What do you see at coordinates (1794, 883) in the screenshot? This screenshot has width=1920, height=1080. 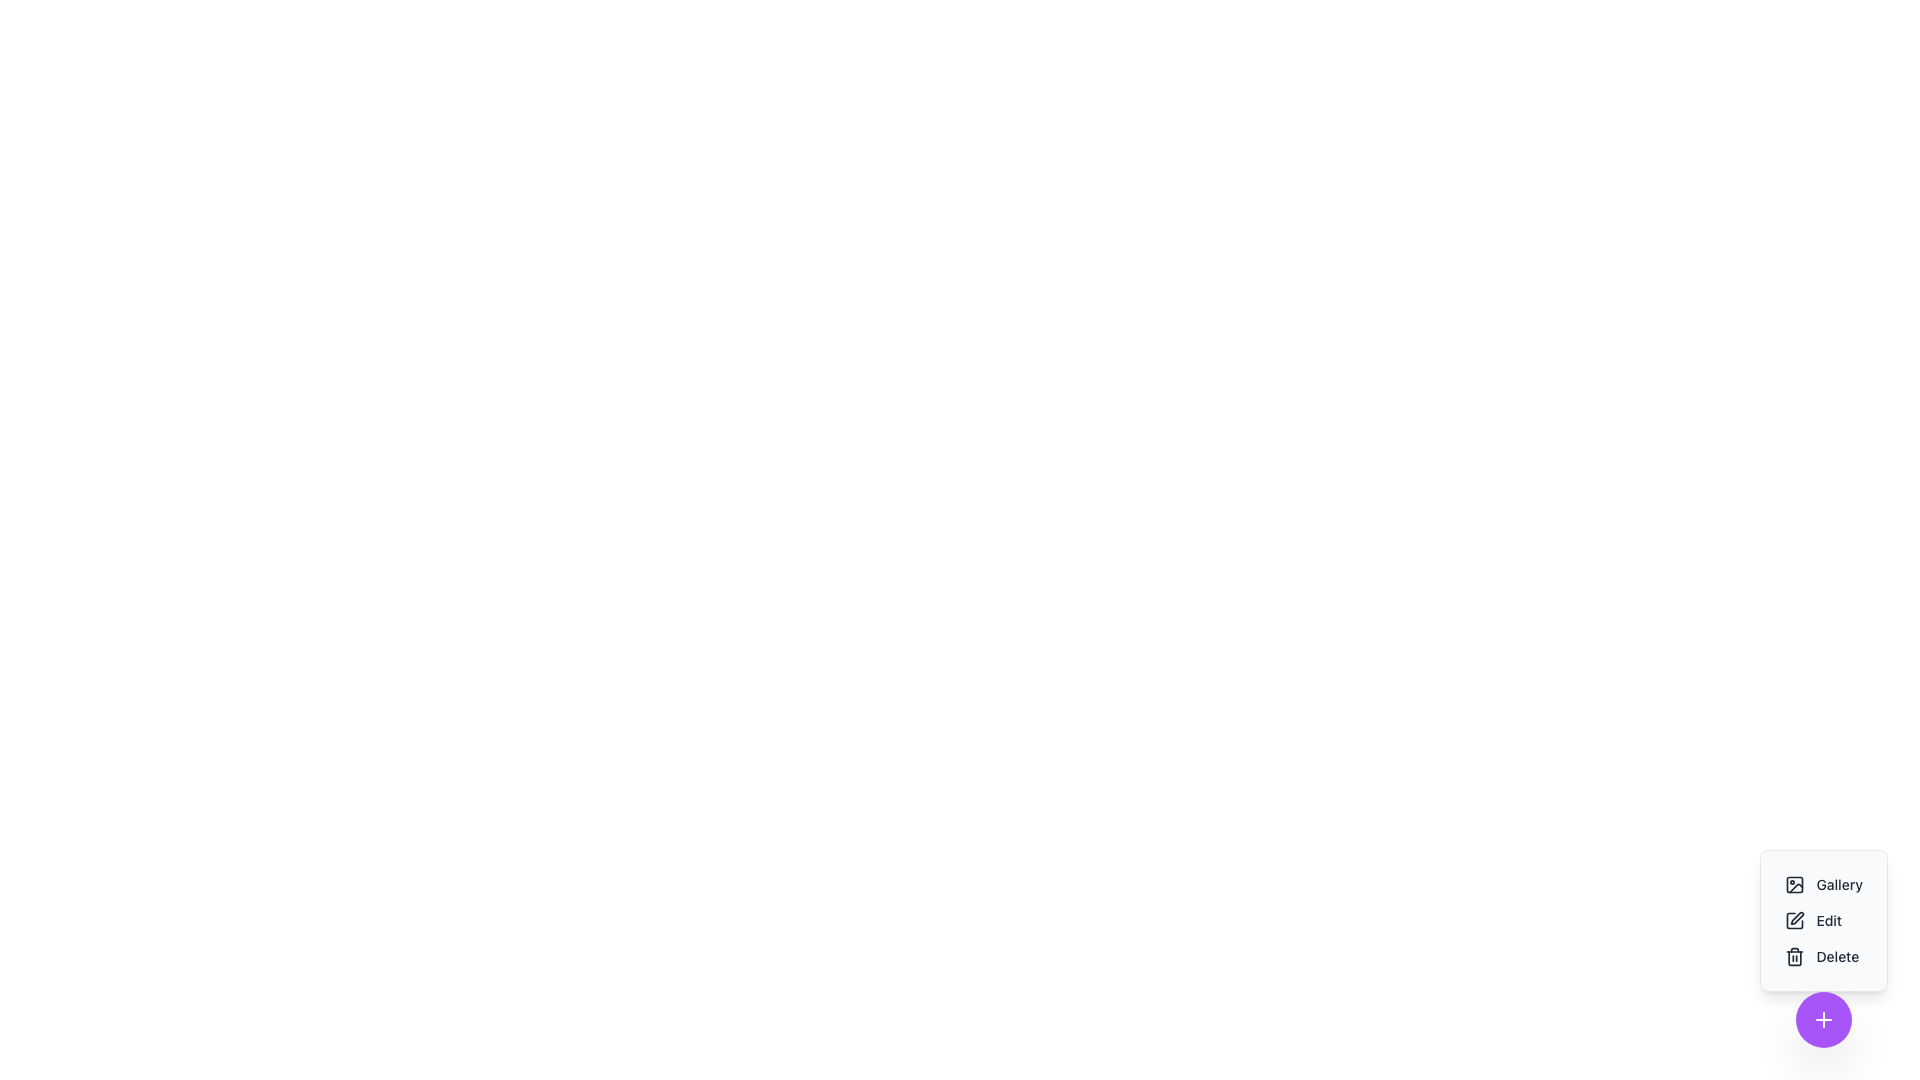 I see `the 'Gallery' icon, which is visually represented in the menu at the topmost position, aligned to the left of the text label 'Gallery'` at bounding box center [1794, 883].